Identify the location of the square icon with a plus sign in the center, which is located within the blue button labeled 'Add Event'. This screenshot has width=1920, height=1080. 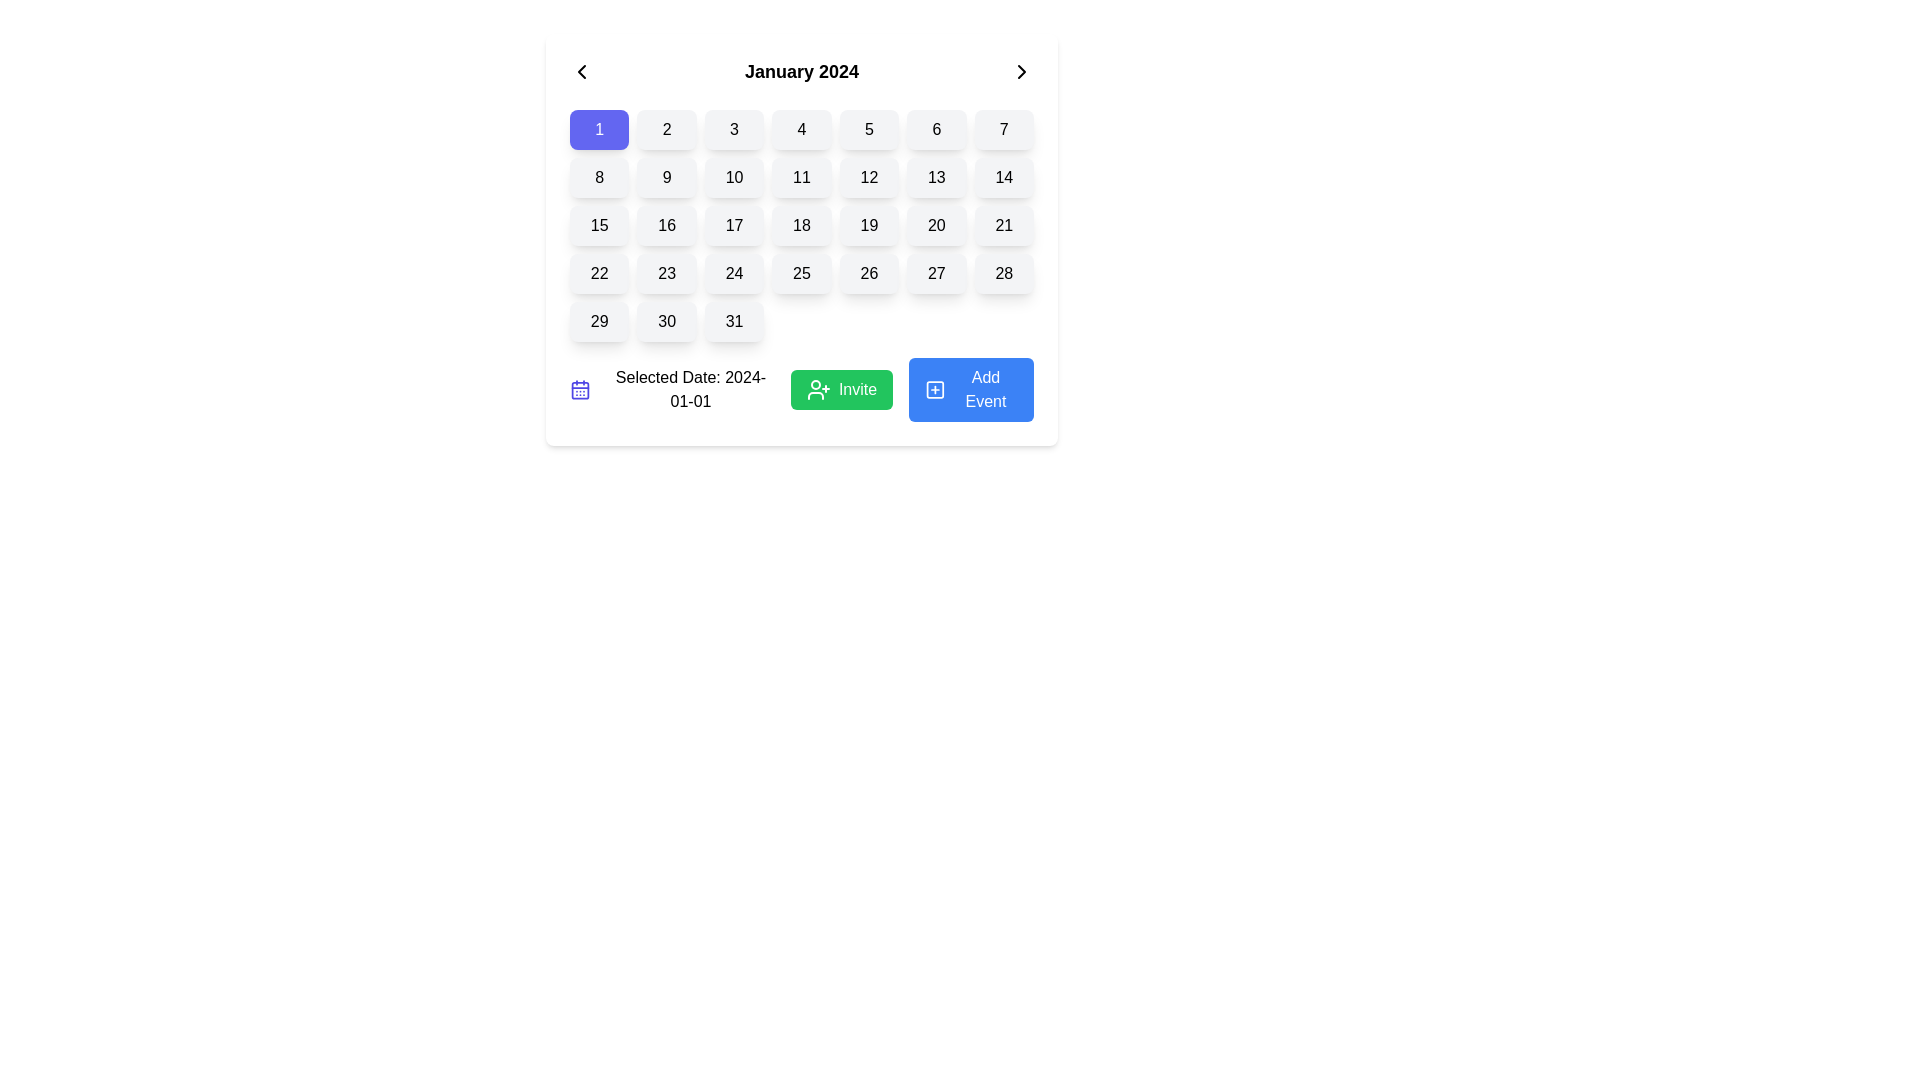
(934, 389).